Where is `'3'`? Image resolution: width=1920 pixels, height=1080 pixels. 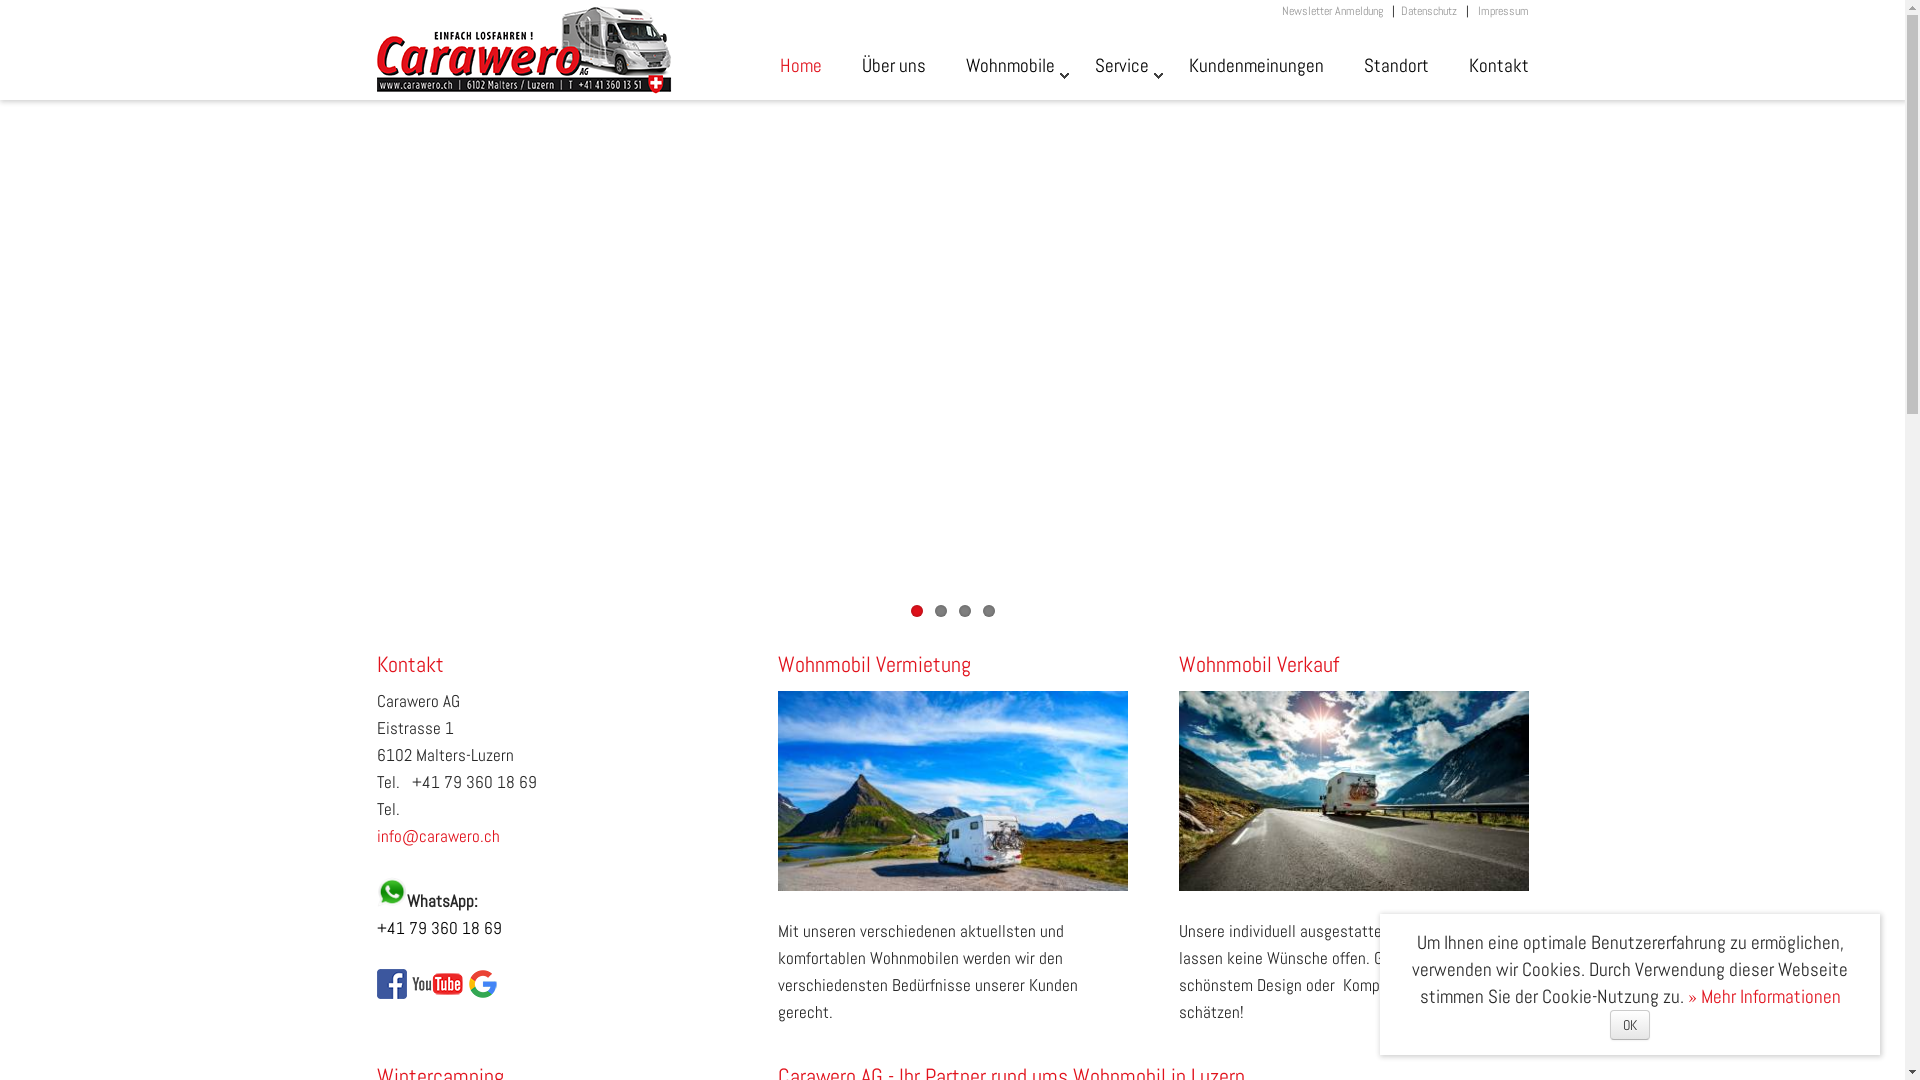 '3' is located at coordinates (964, 609).